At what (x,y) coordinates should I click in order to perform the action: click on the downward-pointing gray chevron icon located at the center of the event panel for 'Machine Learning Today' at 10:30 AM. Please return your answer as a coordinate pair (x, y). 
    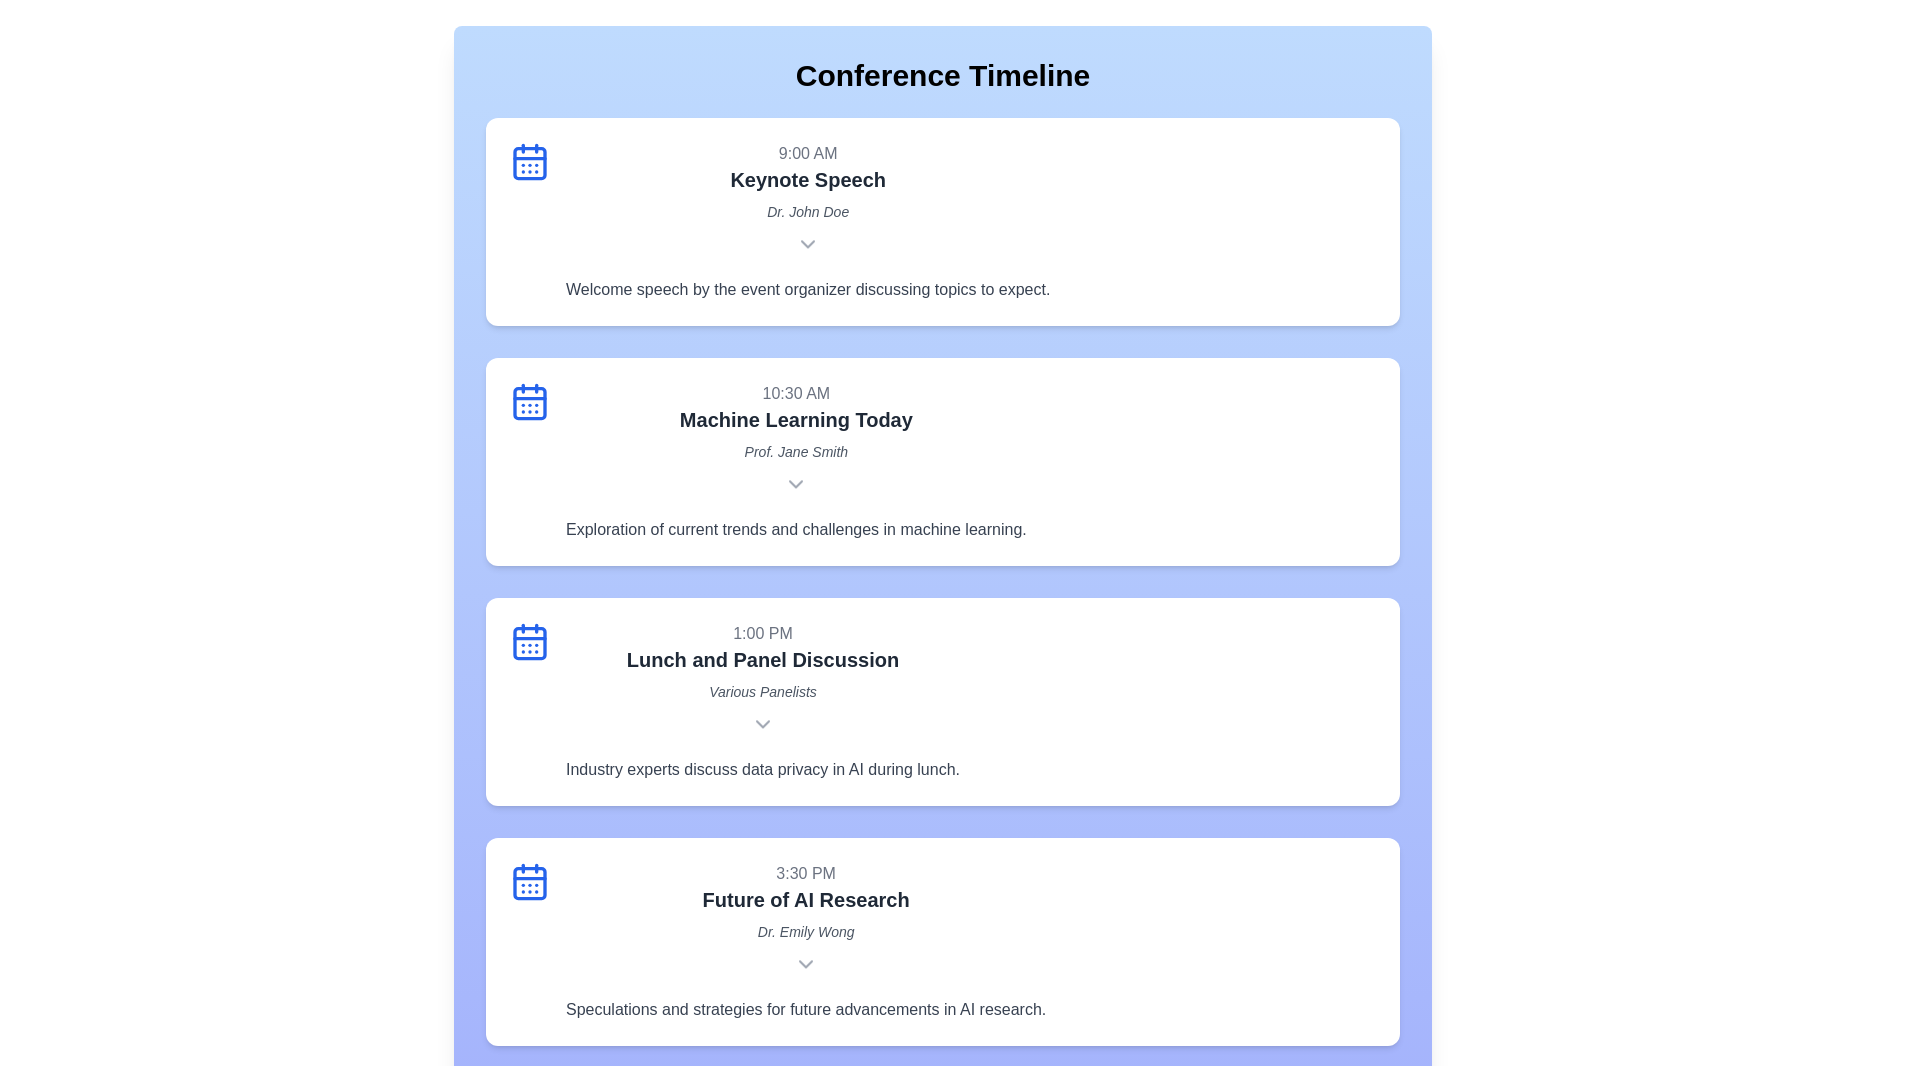
    Looking at the image, I should click on (795, 486).